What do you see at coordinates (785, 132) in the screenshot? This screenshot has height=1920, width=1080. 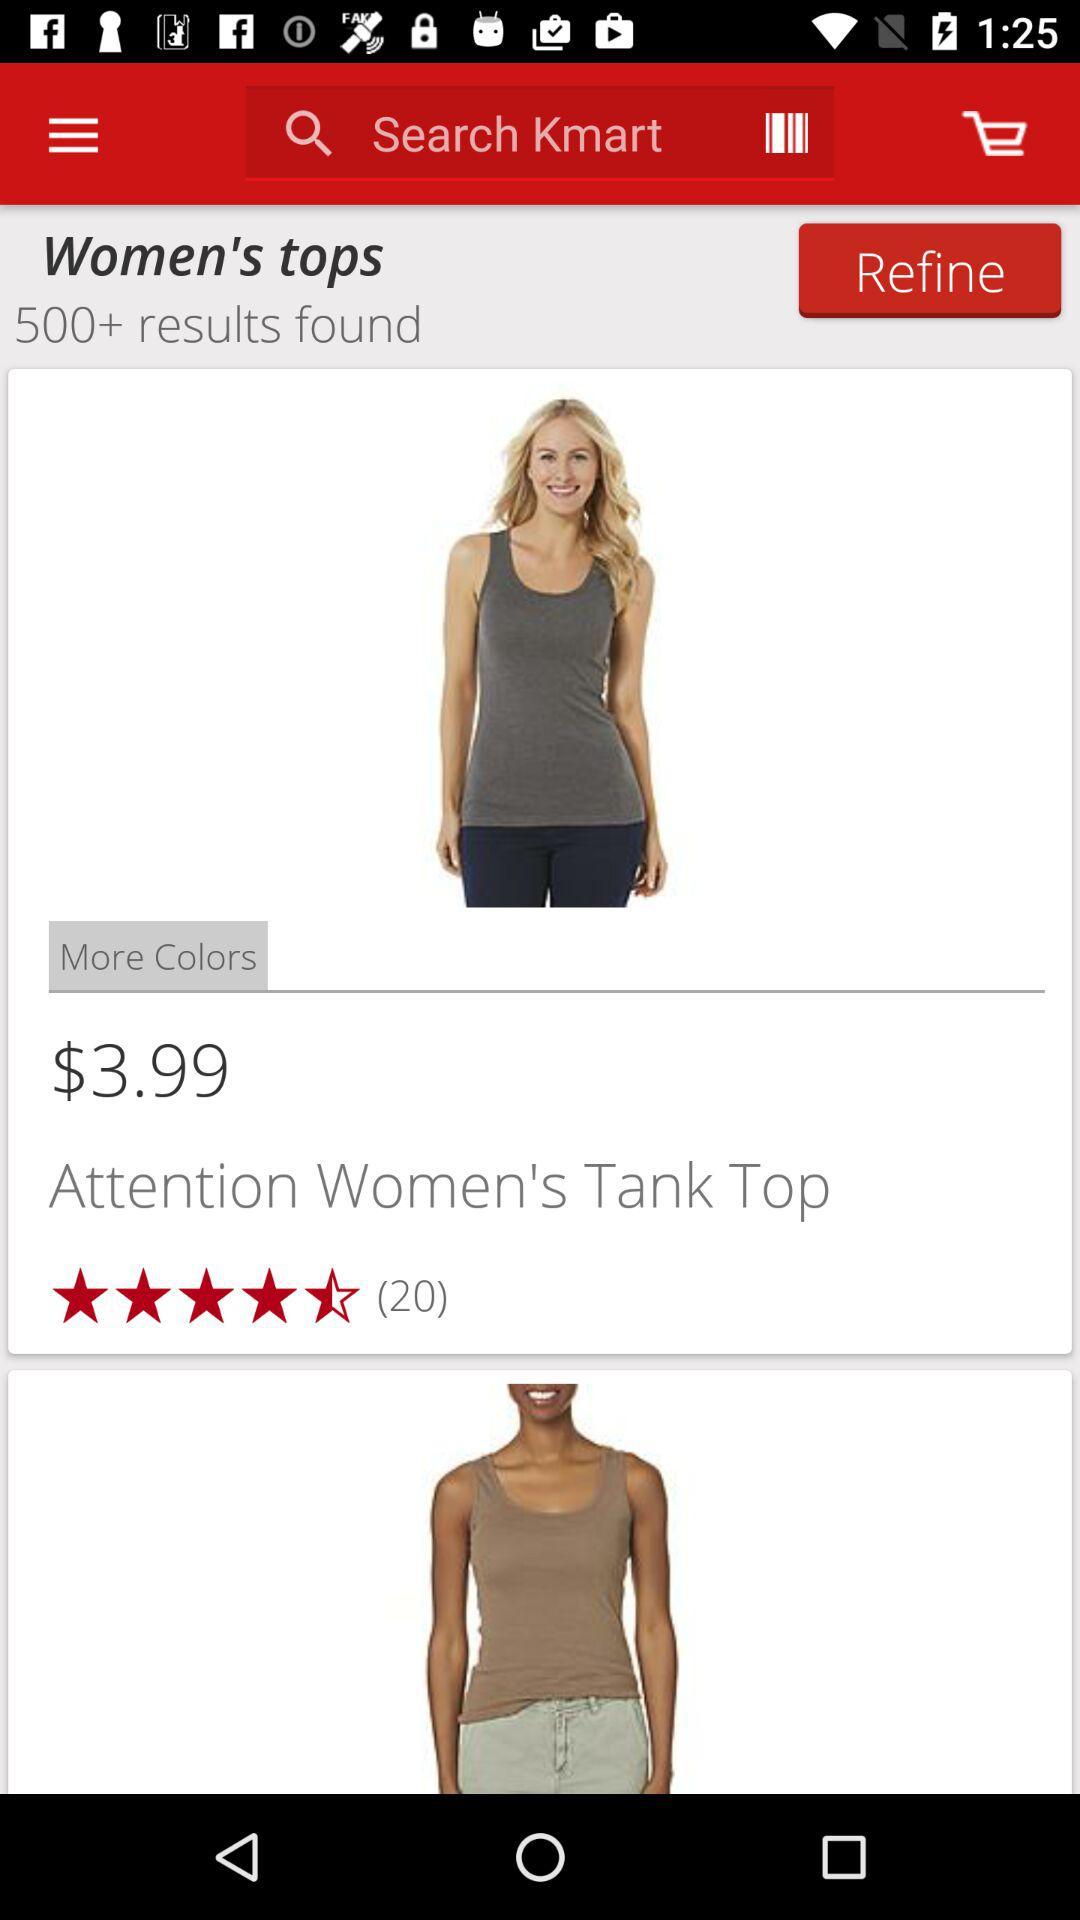 I see `app to the right of the search kmart` at bounding box center [785, 132].